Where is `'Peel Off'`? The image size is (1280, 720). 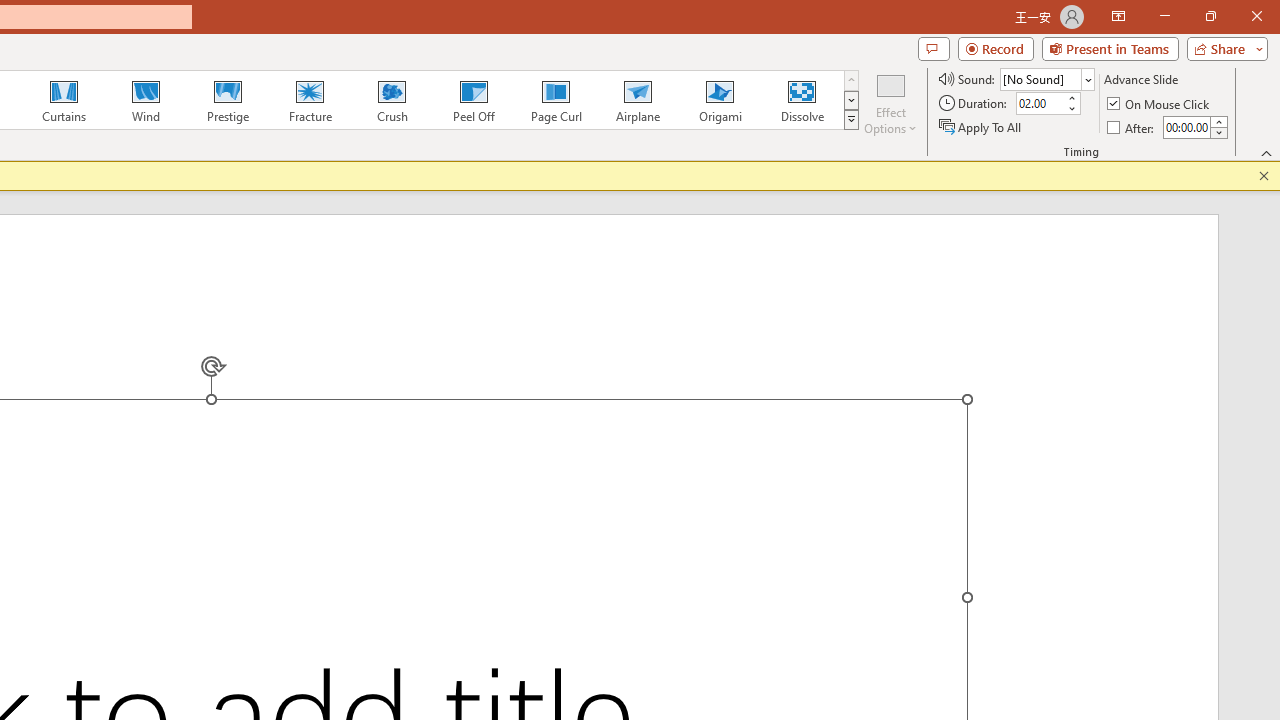
'Peel Off' is located at coordinates (472, 100).